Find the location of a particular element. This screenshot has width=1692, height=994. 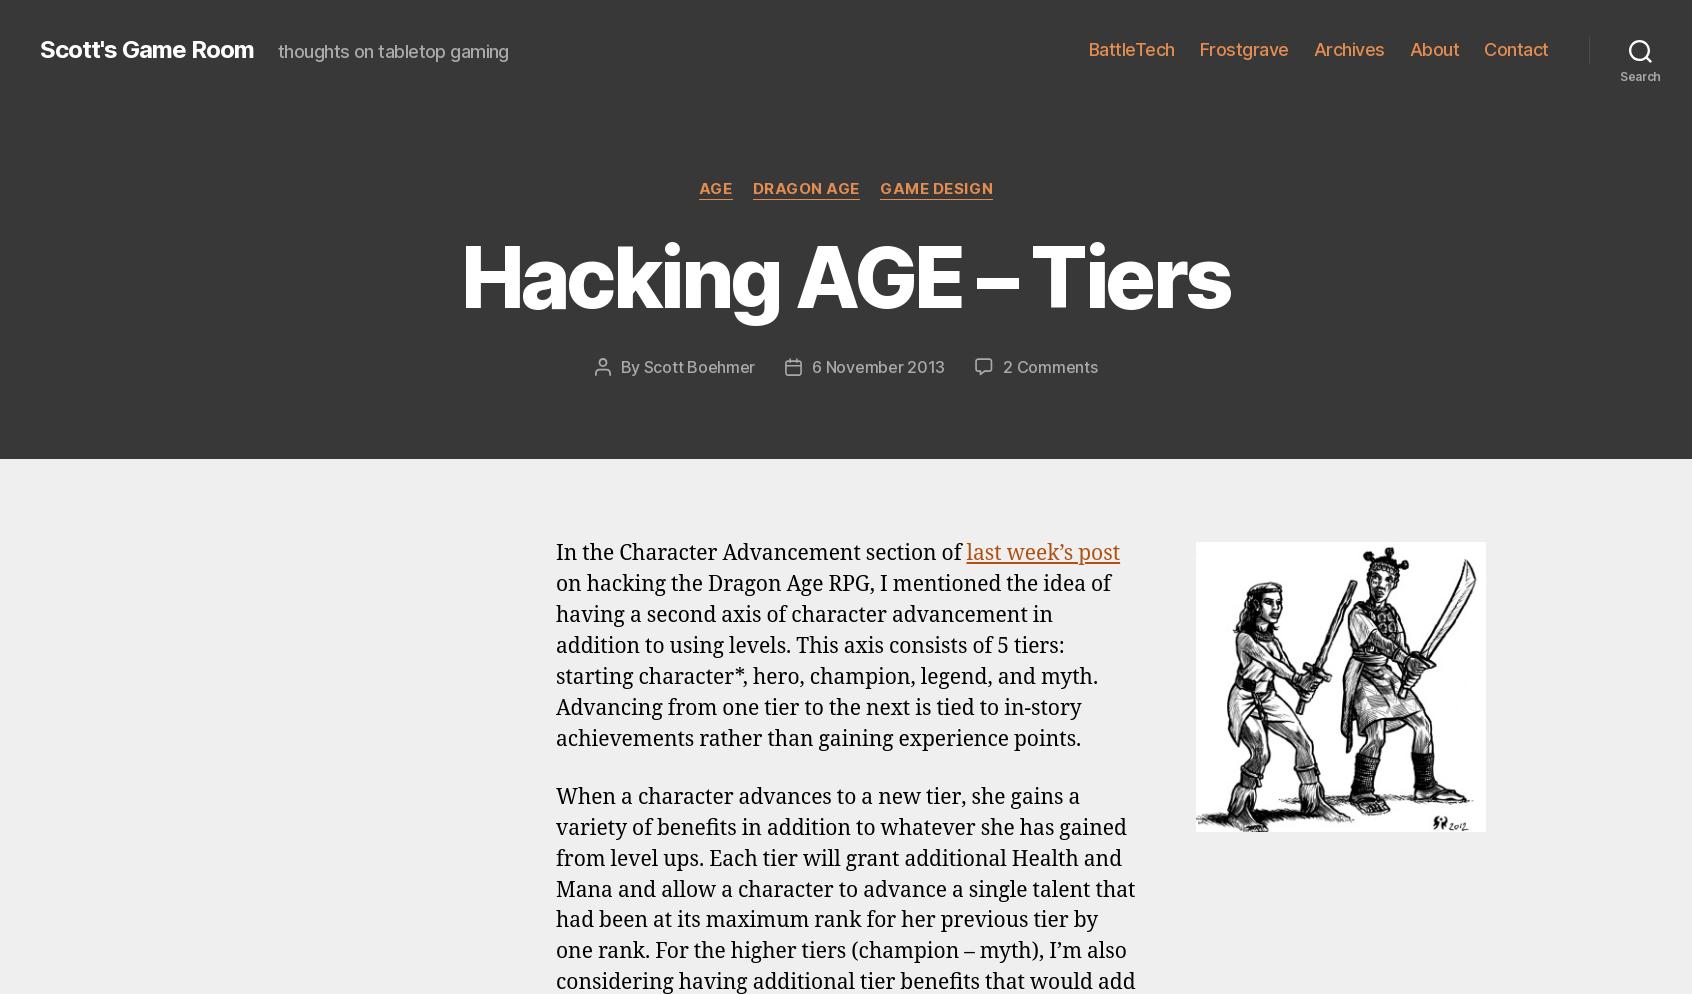

'A game enthusiast and software engineer.' is located at coordinates (825, 632).